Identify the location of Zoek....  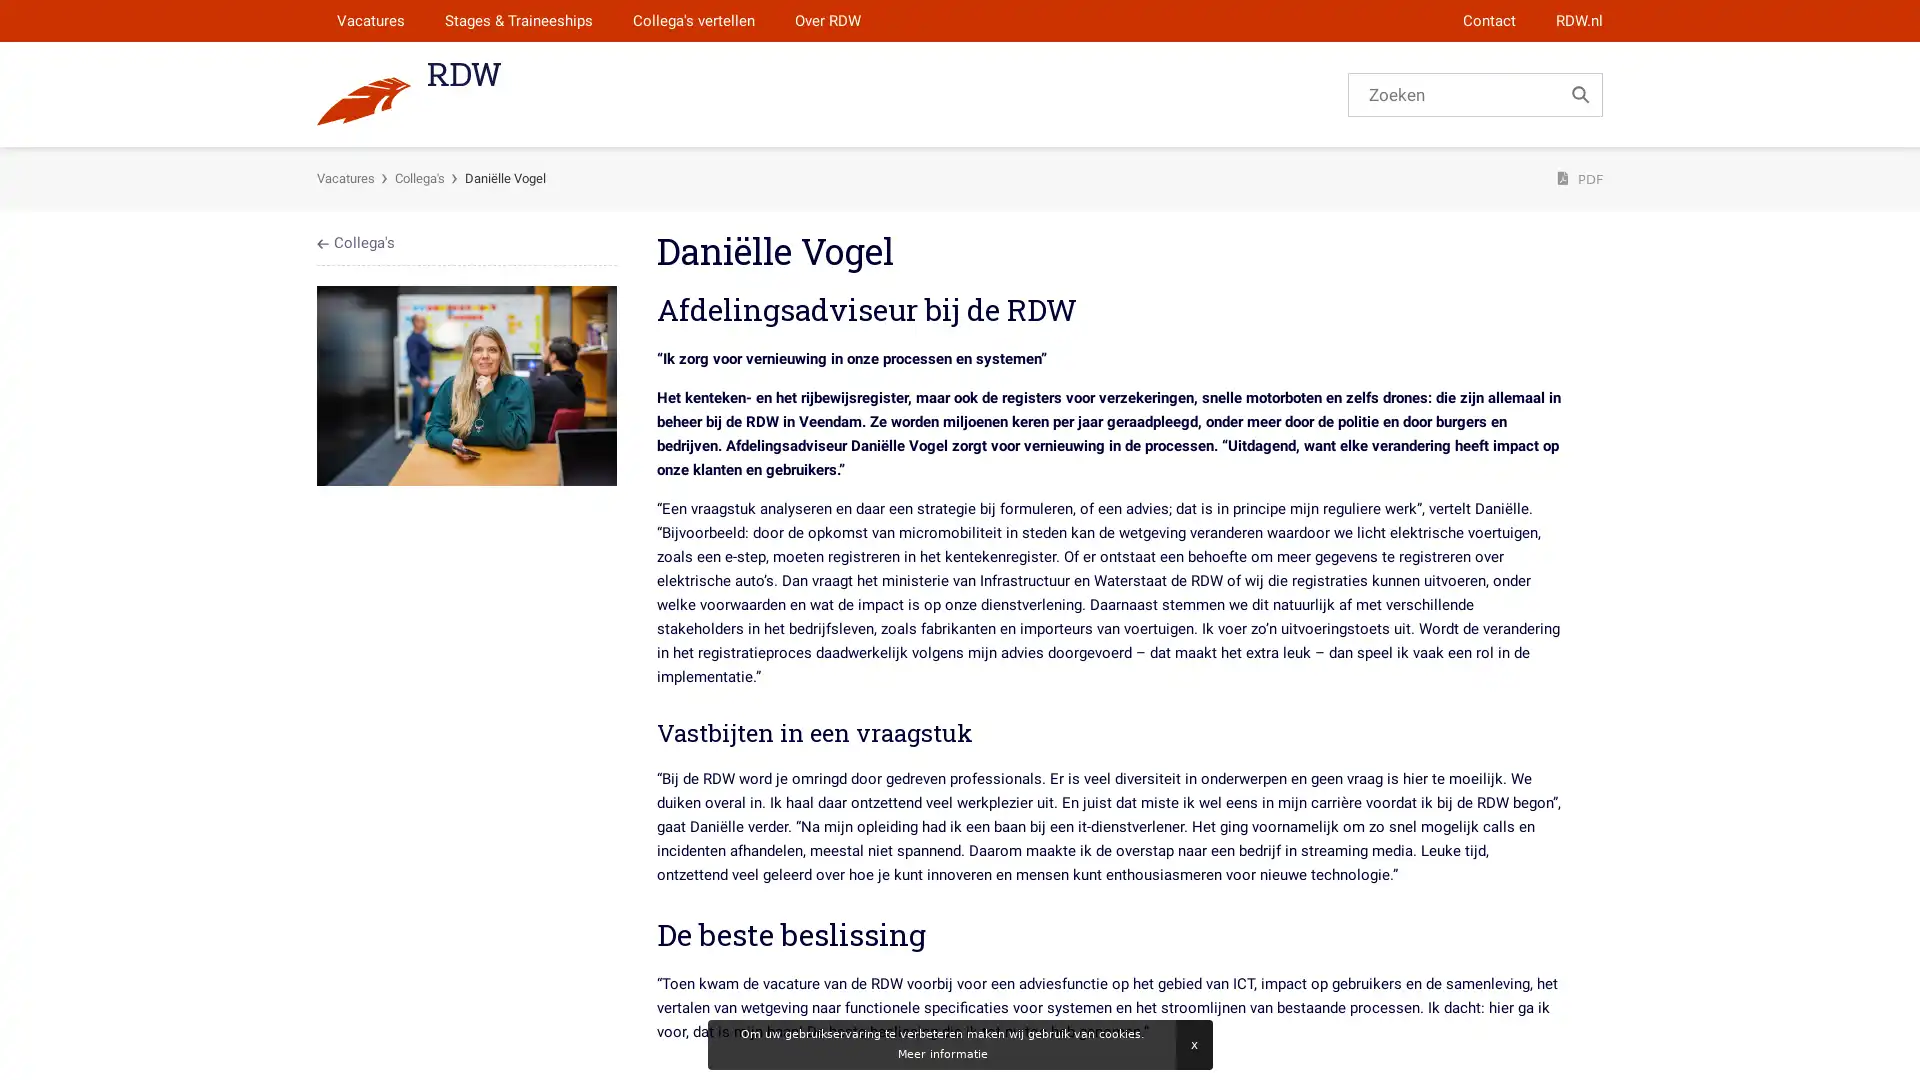
(1579, 93).